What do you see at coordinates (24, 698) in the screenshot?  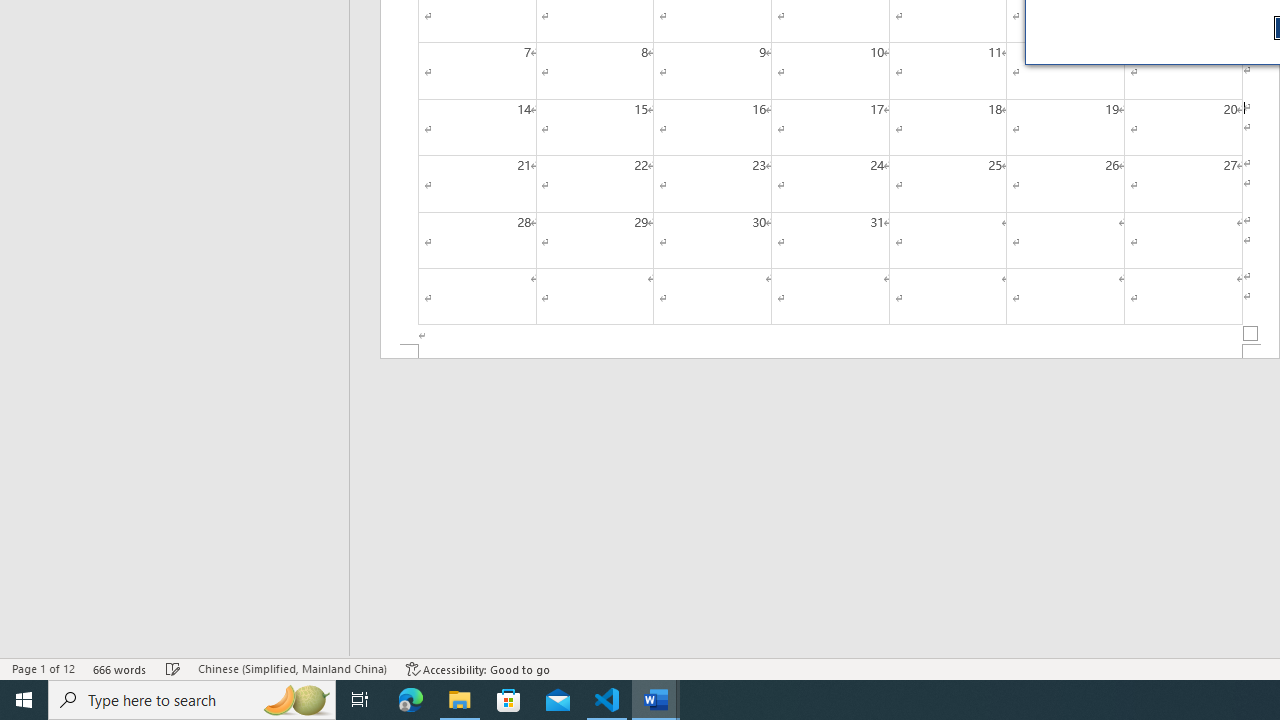 I see `'Start'` at bounding box center [24, 698].